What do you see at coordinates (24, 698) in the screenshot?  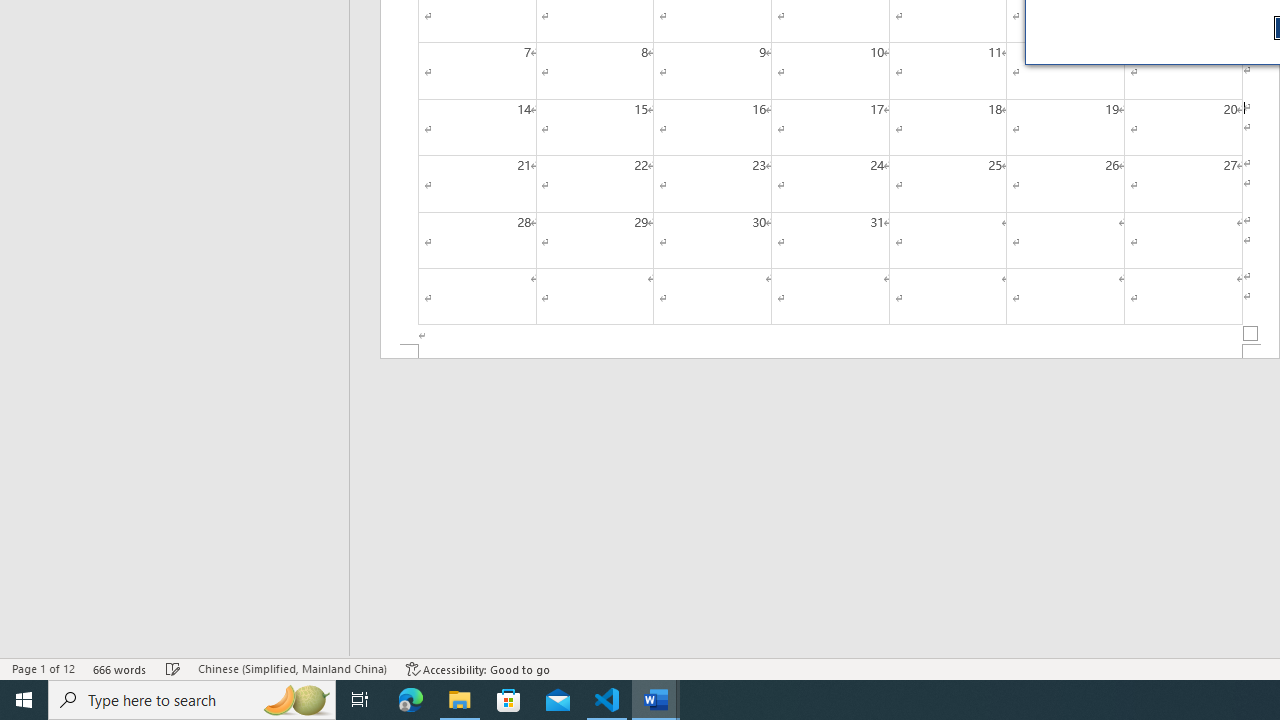 I see `'Start'` at bounding box center [24, 698].